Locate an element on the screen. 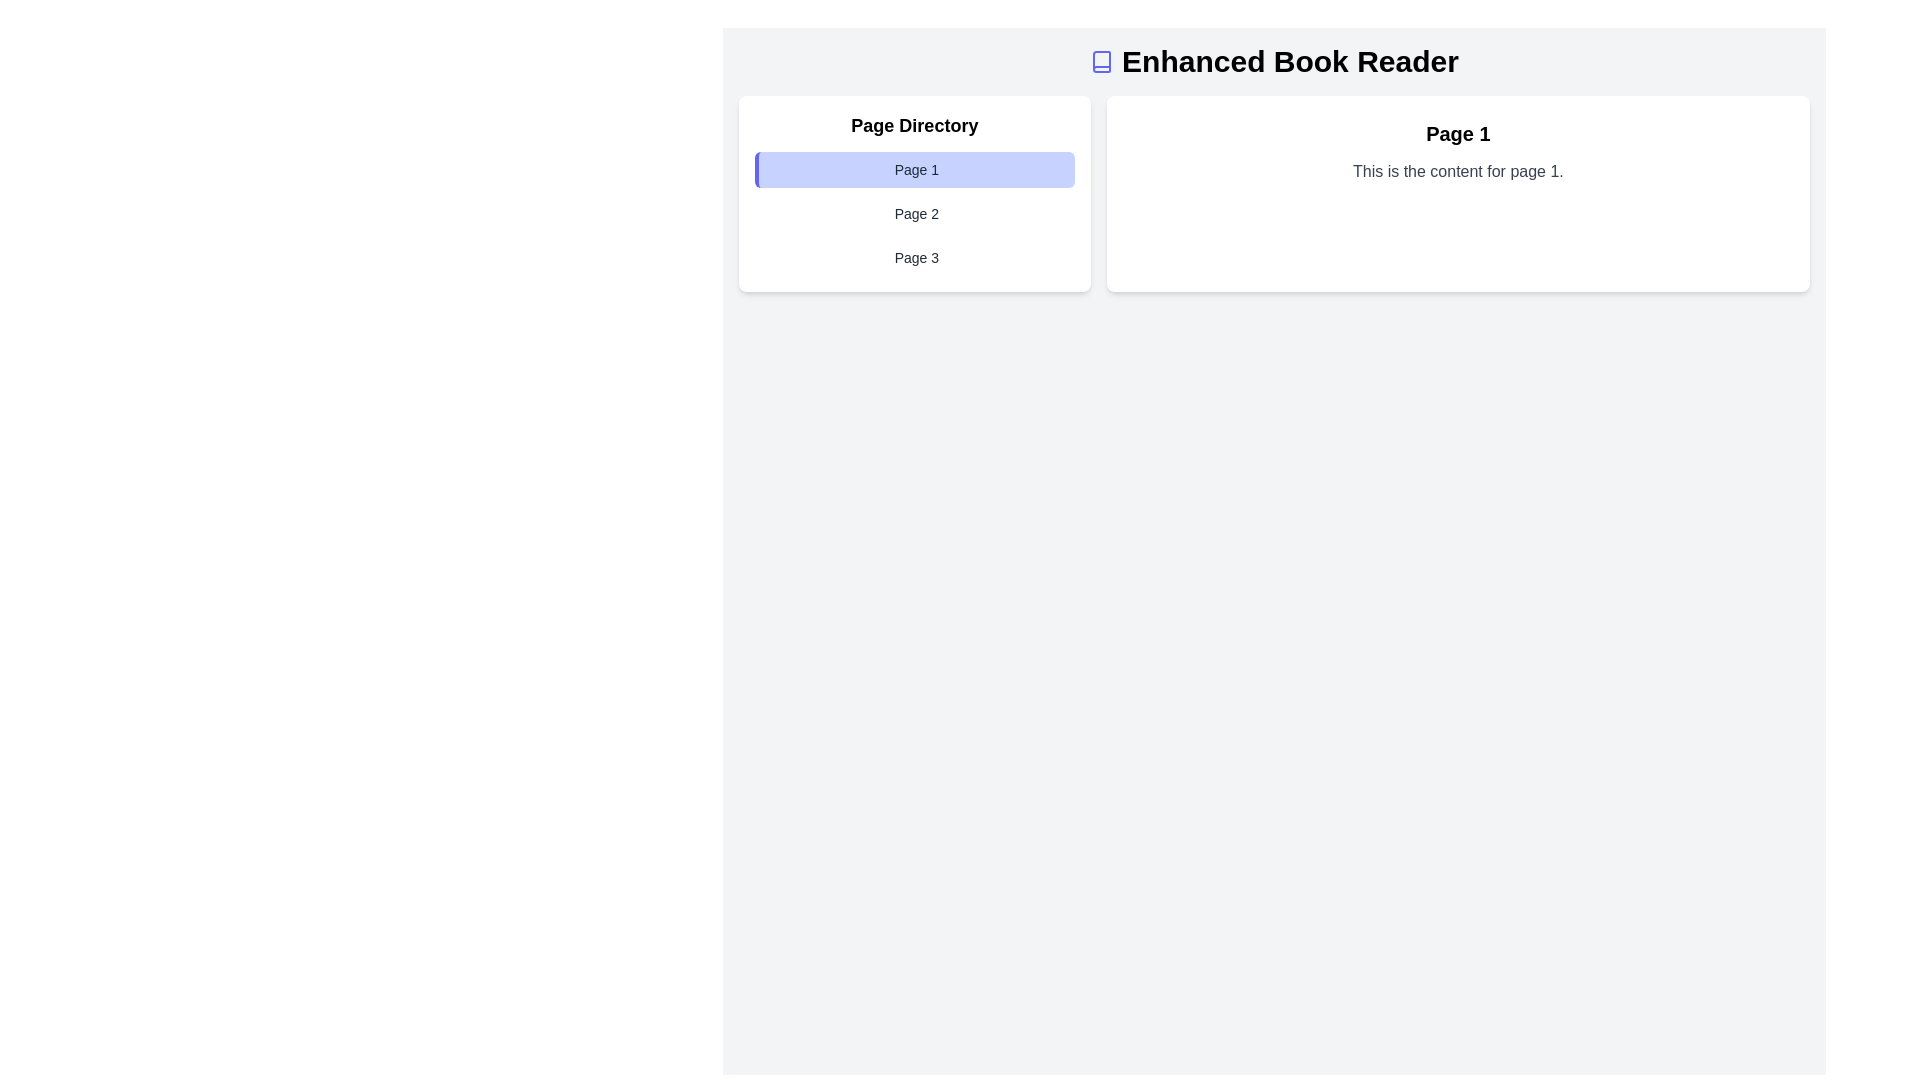  the text-based button labeled 'Page 3', which is the third item in the 'Page Directory' list is located at coordinates (913, 257).